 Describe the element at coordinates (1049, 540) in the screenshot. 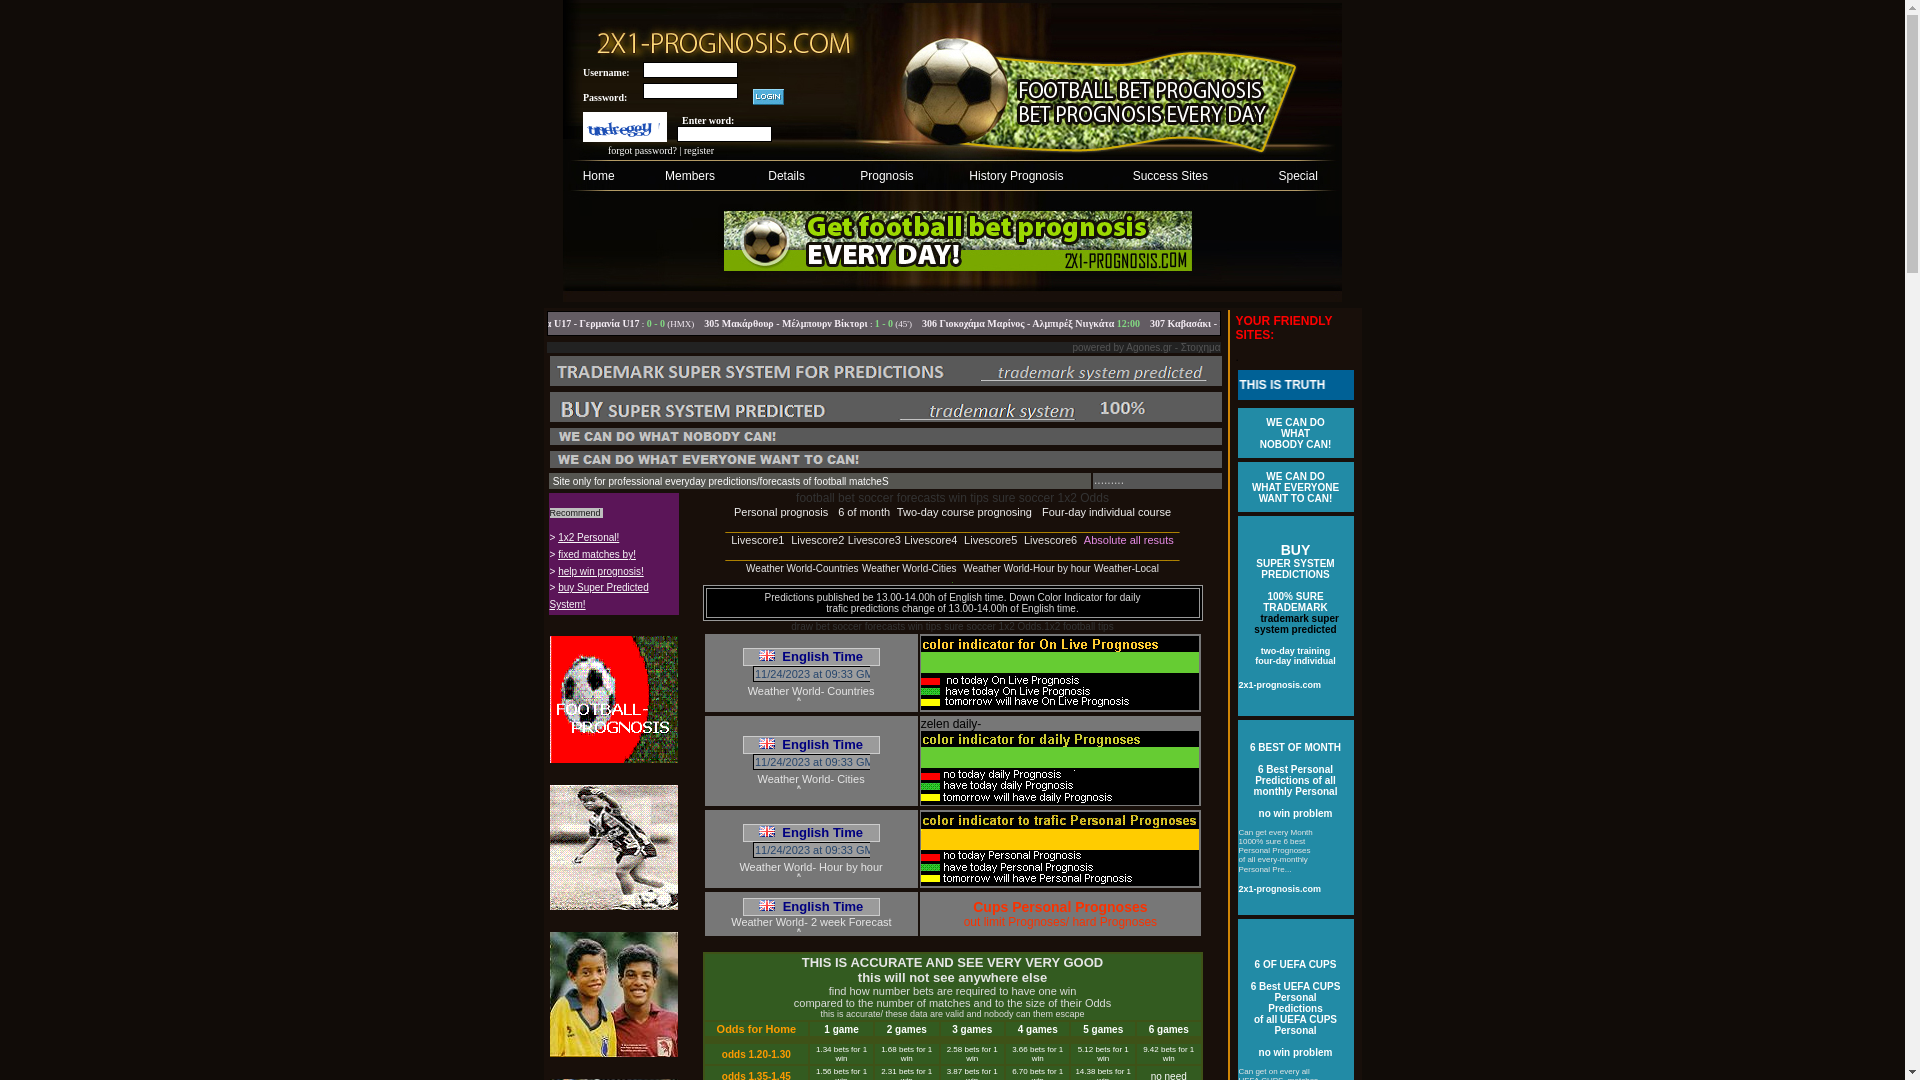

I see `'Livescore6'` at that location.